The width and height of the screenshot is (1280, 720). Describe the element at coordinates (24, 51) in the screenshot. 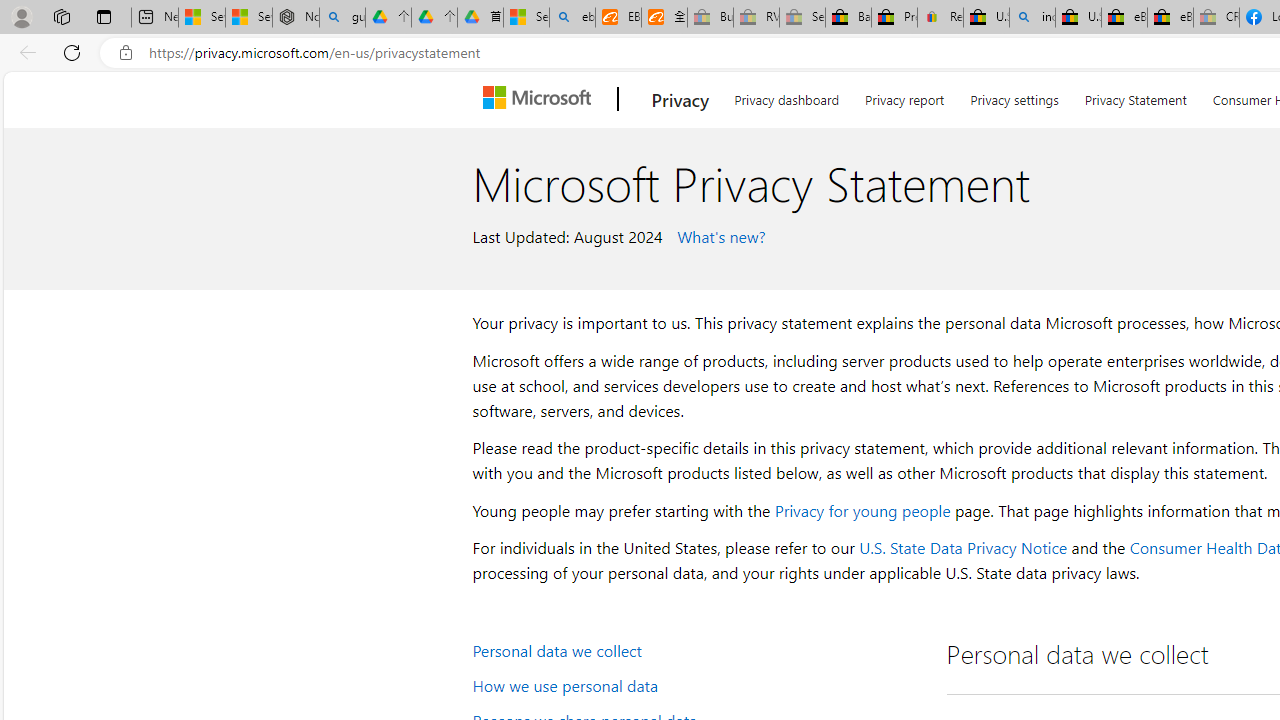

I see `'Back'` at that location.